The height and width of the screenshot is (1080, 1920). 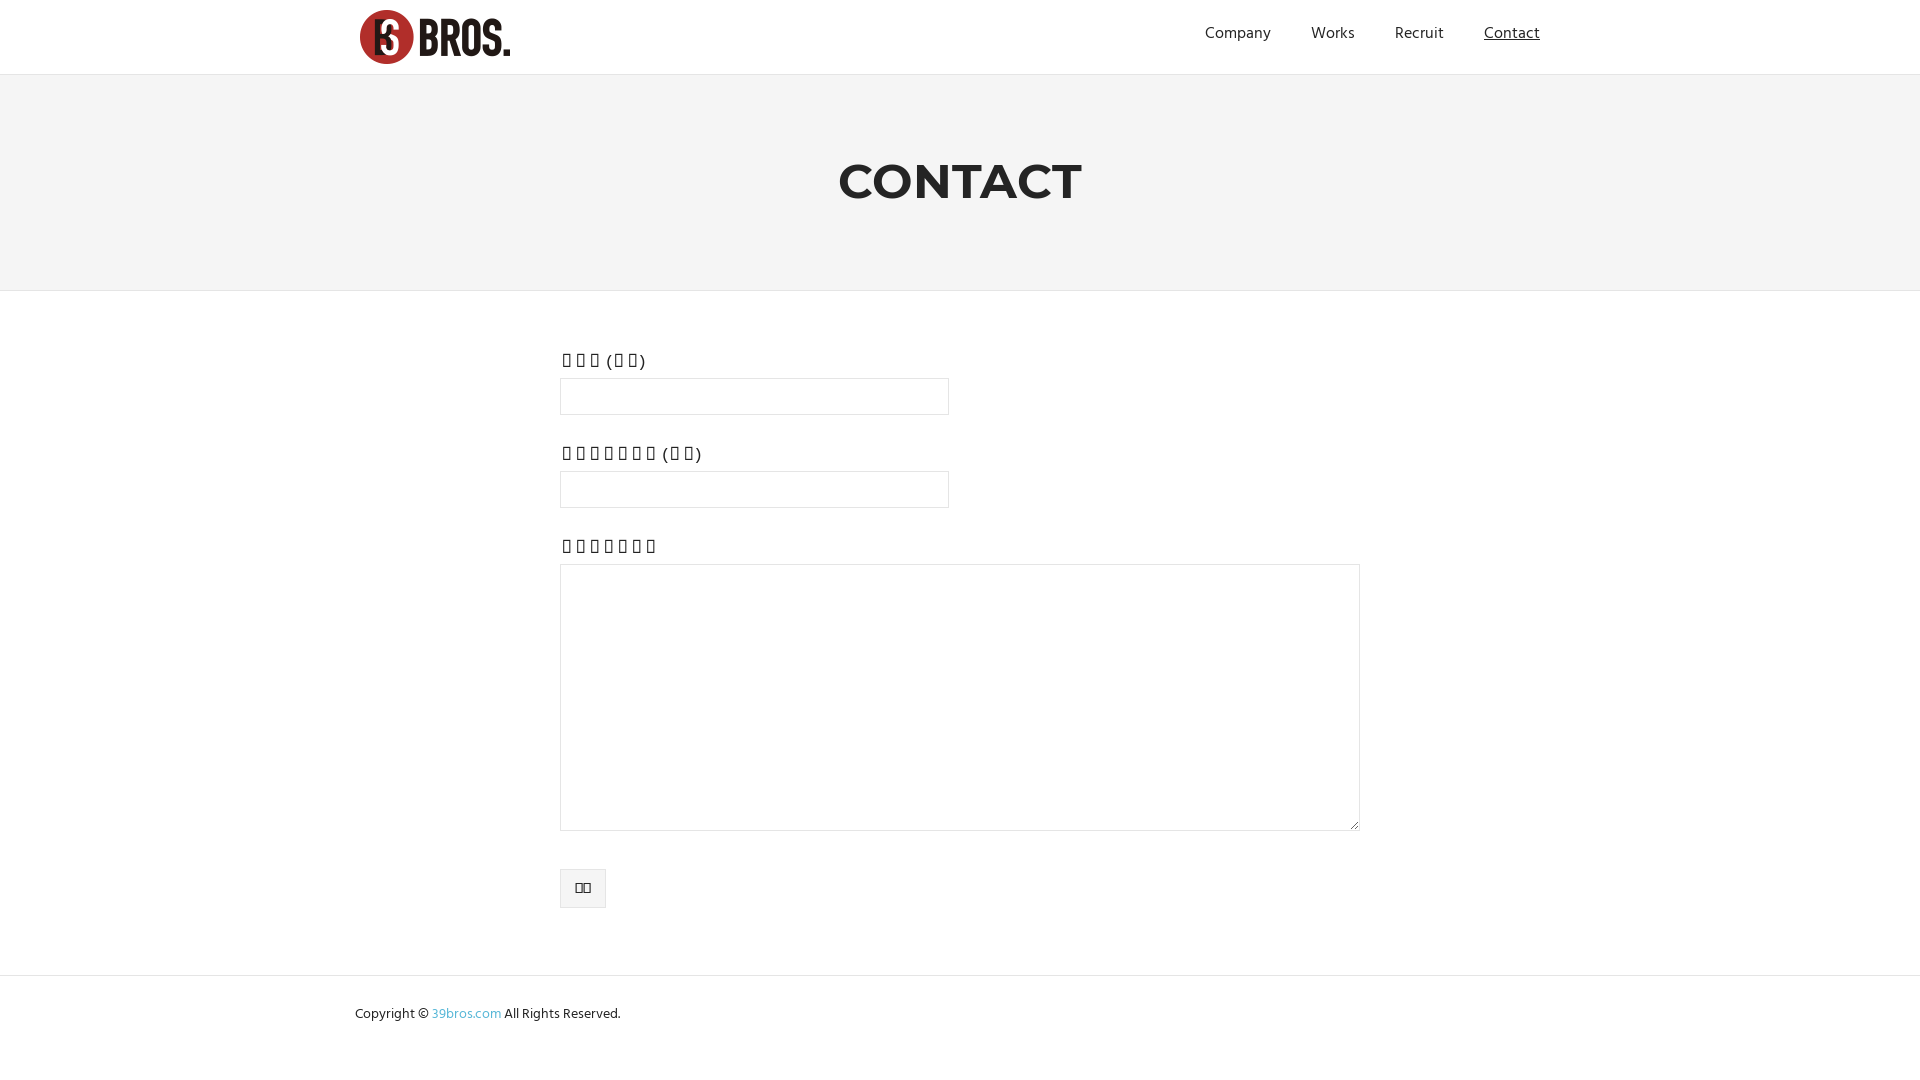 What do you see at coordinates (467, 1014) in the screenshot?
I see `'39bros.com'` at bounding box center [467, 1014].